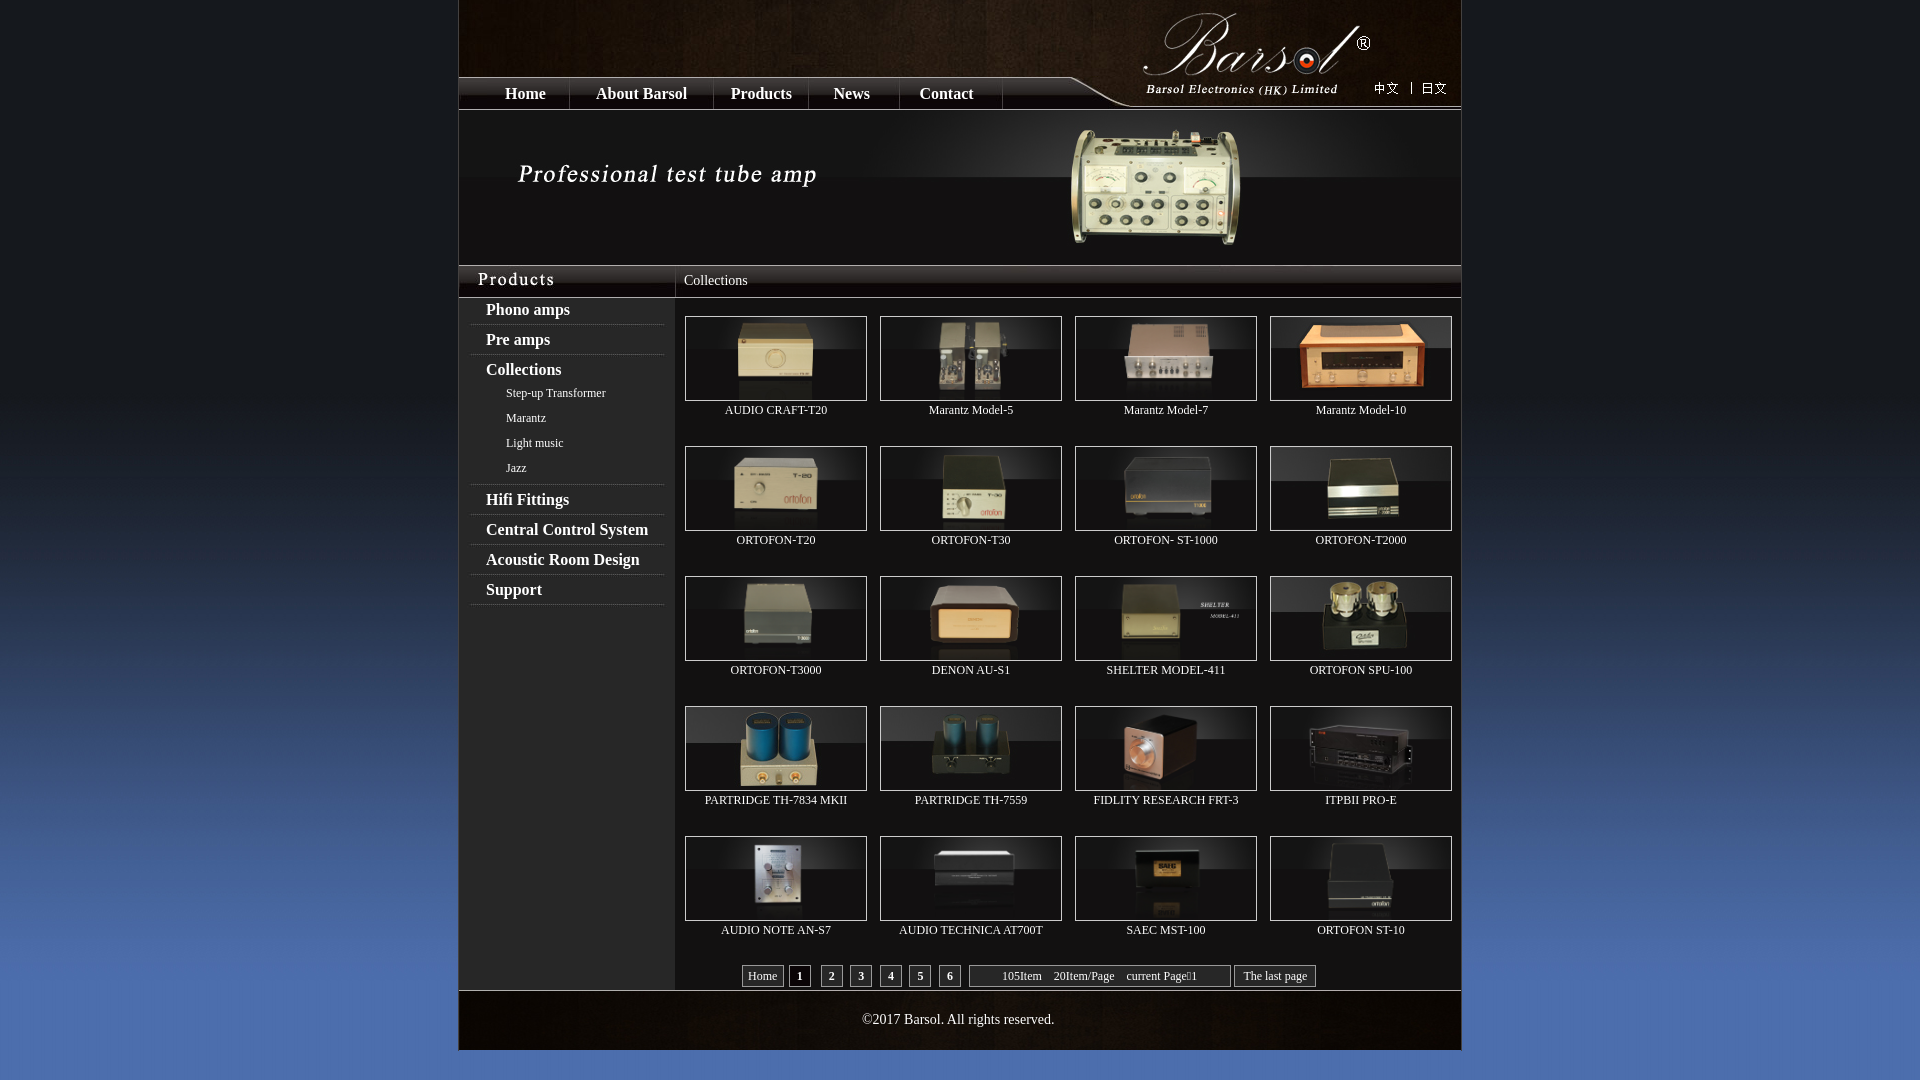 Image resolution: width=1920 pixels, height=1080 pixels. I want to click on 'Home', so click(525, 92).